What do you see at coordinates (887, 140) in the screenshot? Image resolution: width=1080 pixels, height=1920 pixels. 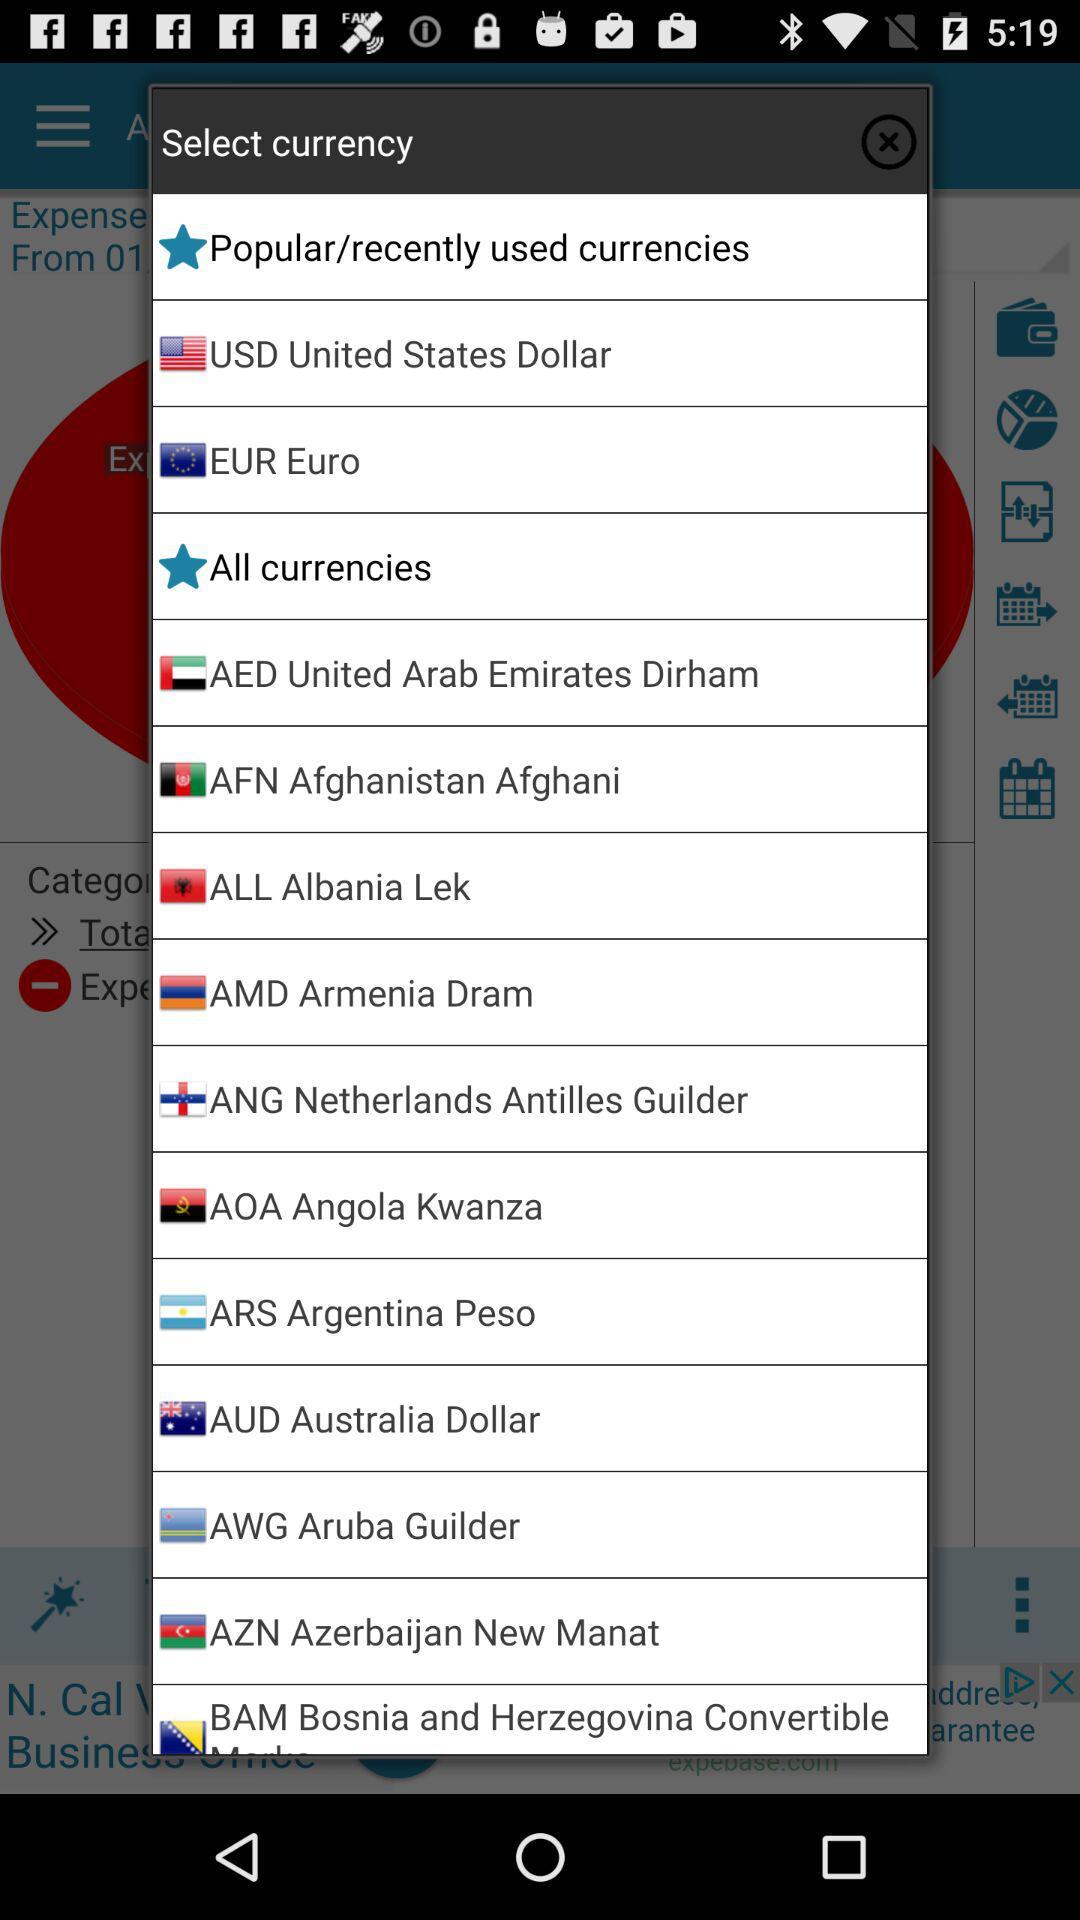 I see `the currency selector` at bounding box center [887, 140].